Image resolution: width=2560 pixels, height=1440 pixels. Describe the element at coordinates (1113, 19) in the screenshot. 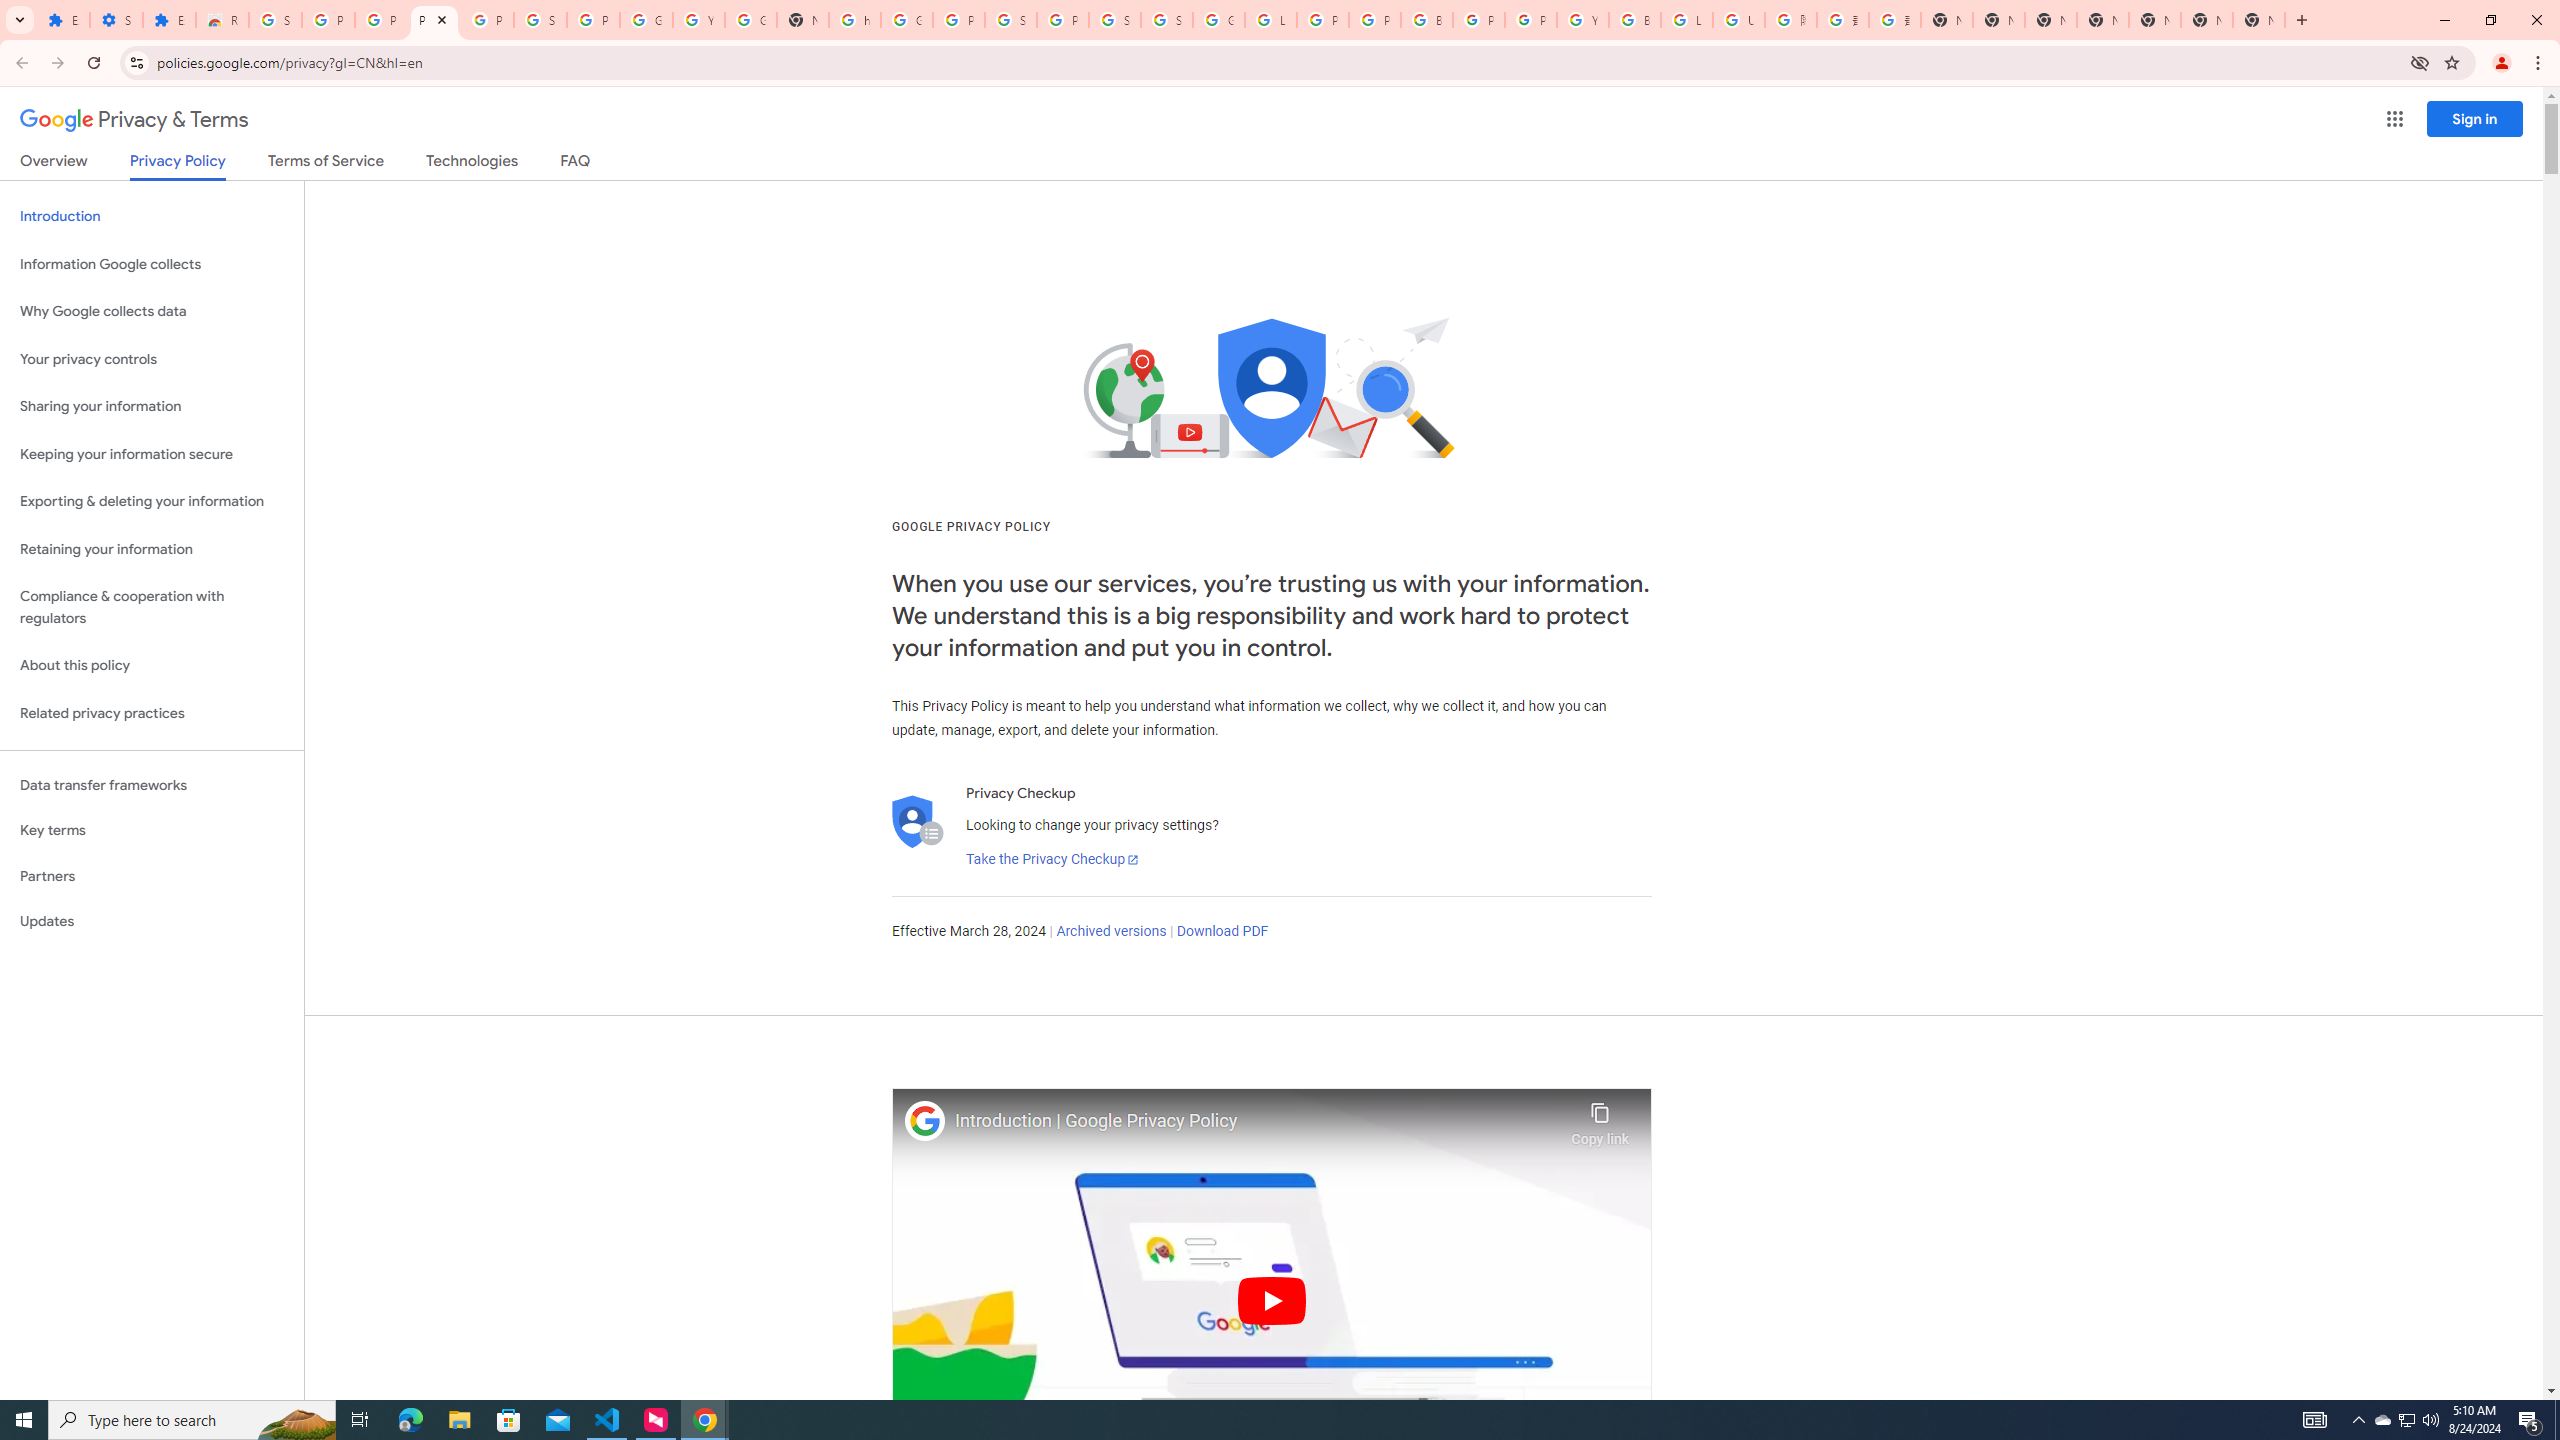

I see `'Sign in - Google Accounts'` at that location.